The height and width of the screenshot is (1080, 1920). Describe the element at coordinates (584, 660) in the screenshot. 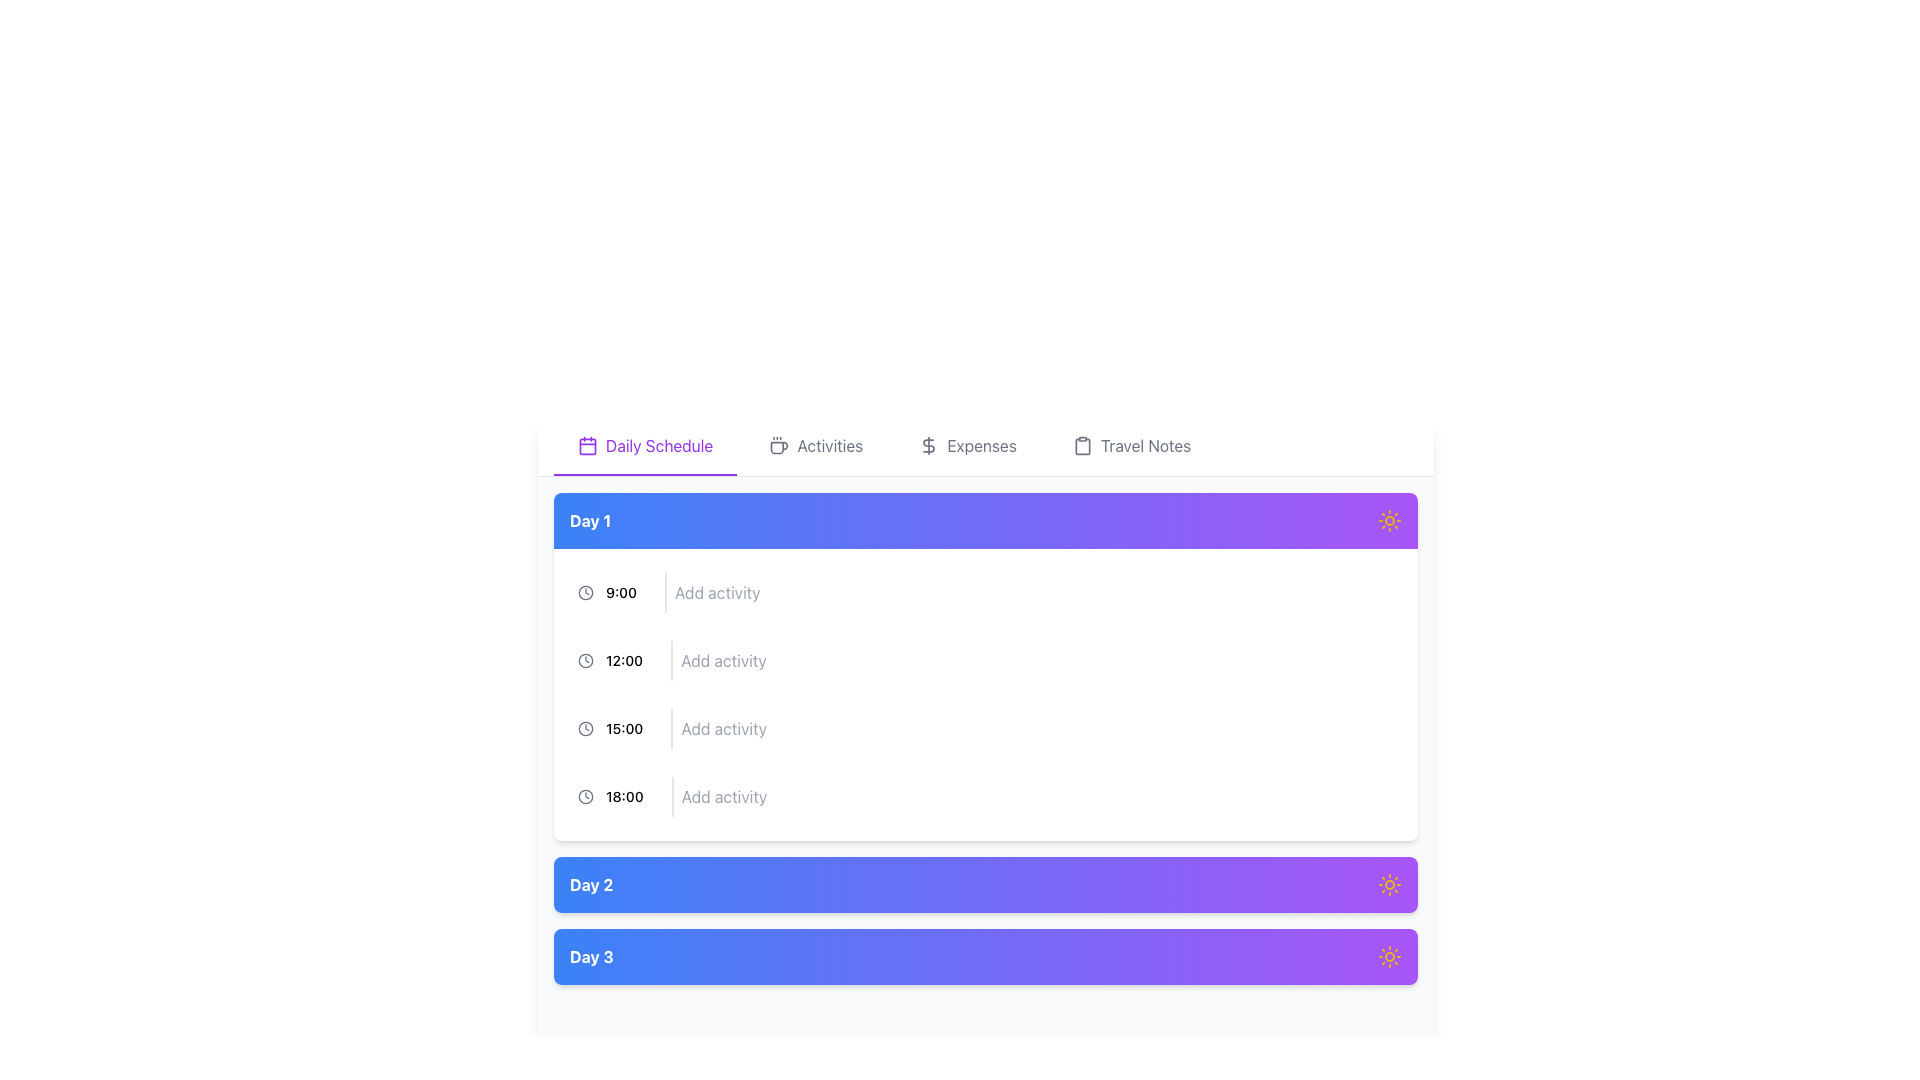

I see `the gray clock icon located in the '12:00' time row, positioned to the left of the text '12:00' in the 'Day 1' section of the schedule` at that location.